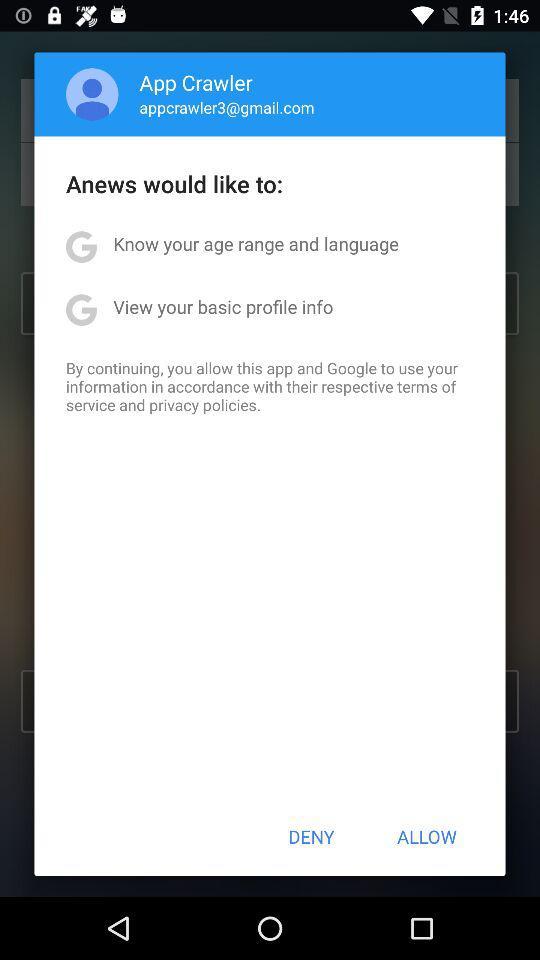 This screenshot has width=540, height=960. What do you see at coordinates (196, 82) in the screenshot?
I see `icon above appcrawler3@gmail.com icon` at bounding box center [196, 82].